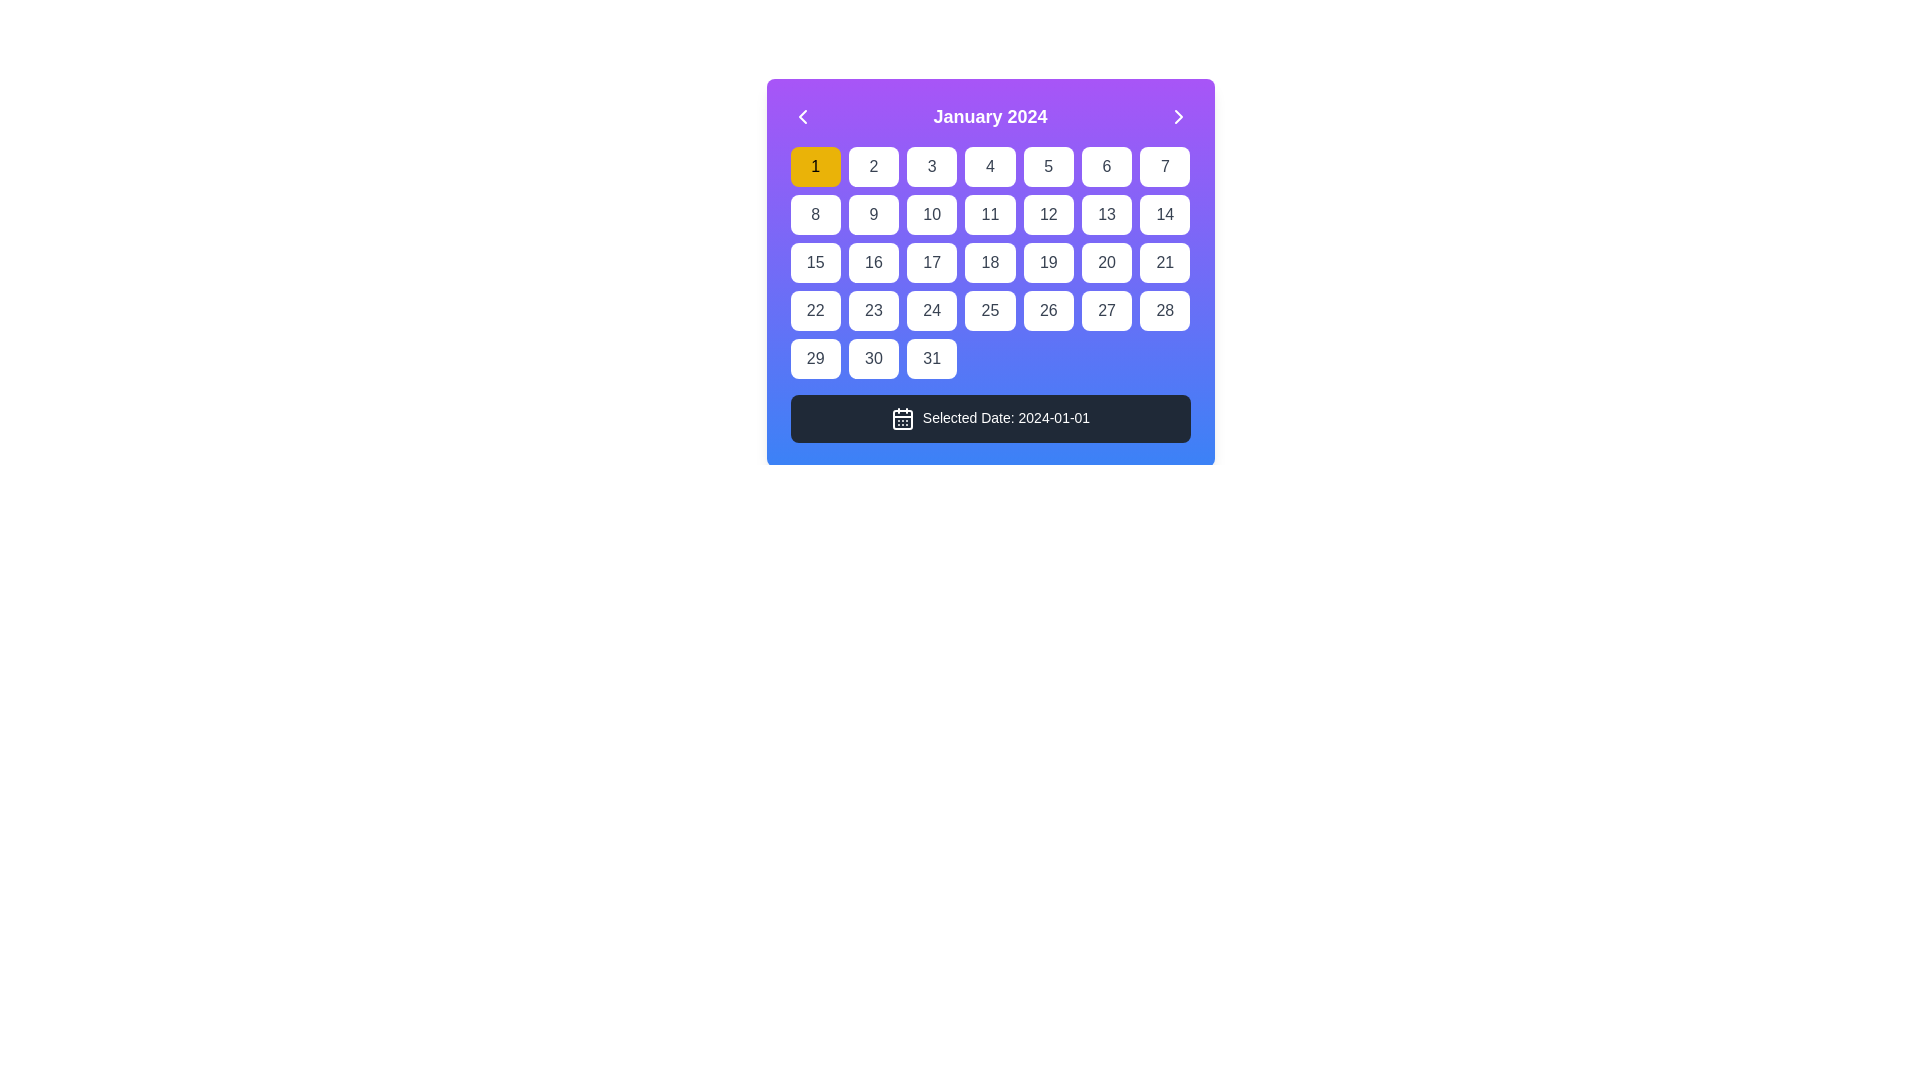 Image resolution: width=1920 pixels, height=1080 pixels. Describe the element at coordinates (990, 116) in the screenshot. I see `the Text Label that displays the currently selected month and year in the calendar view, which is centrally located within the top section of the calendar interface` at that location.